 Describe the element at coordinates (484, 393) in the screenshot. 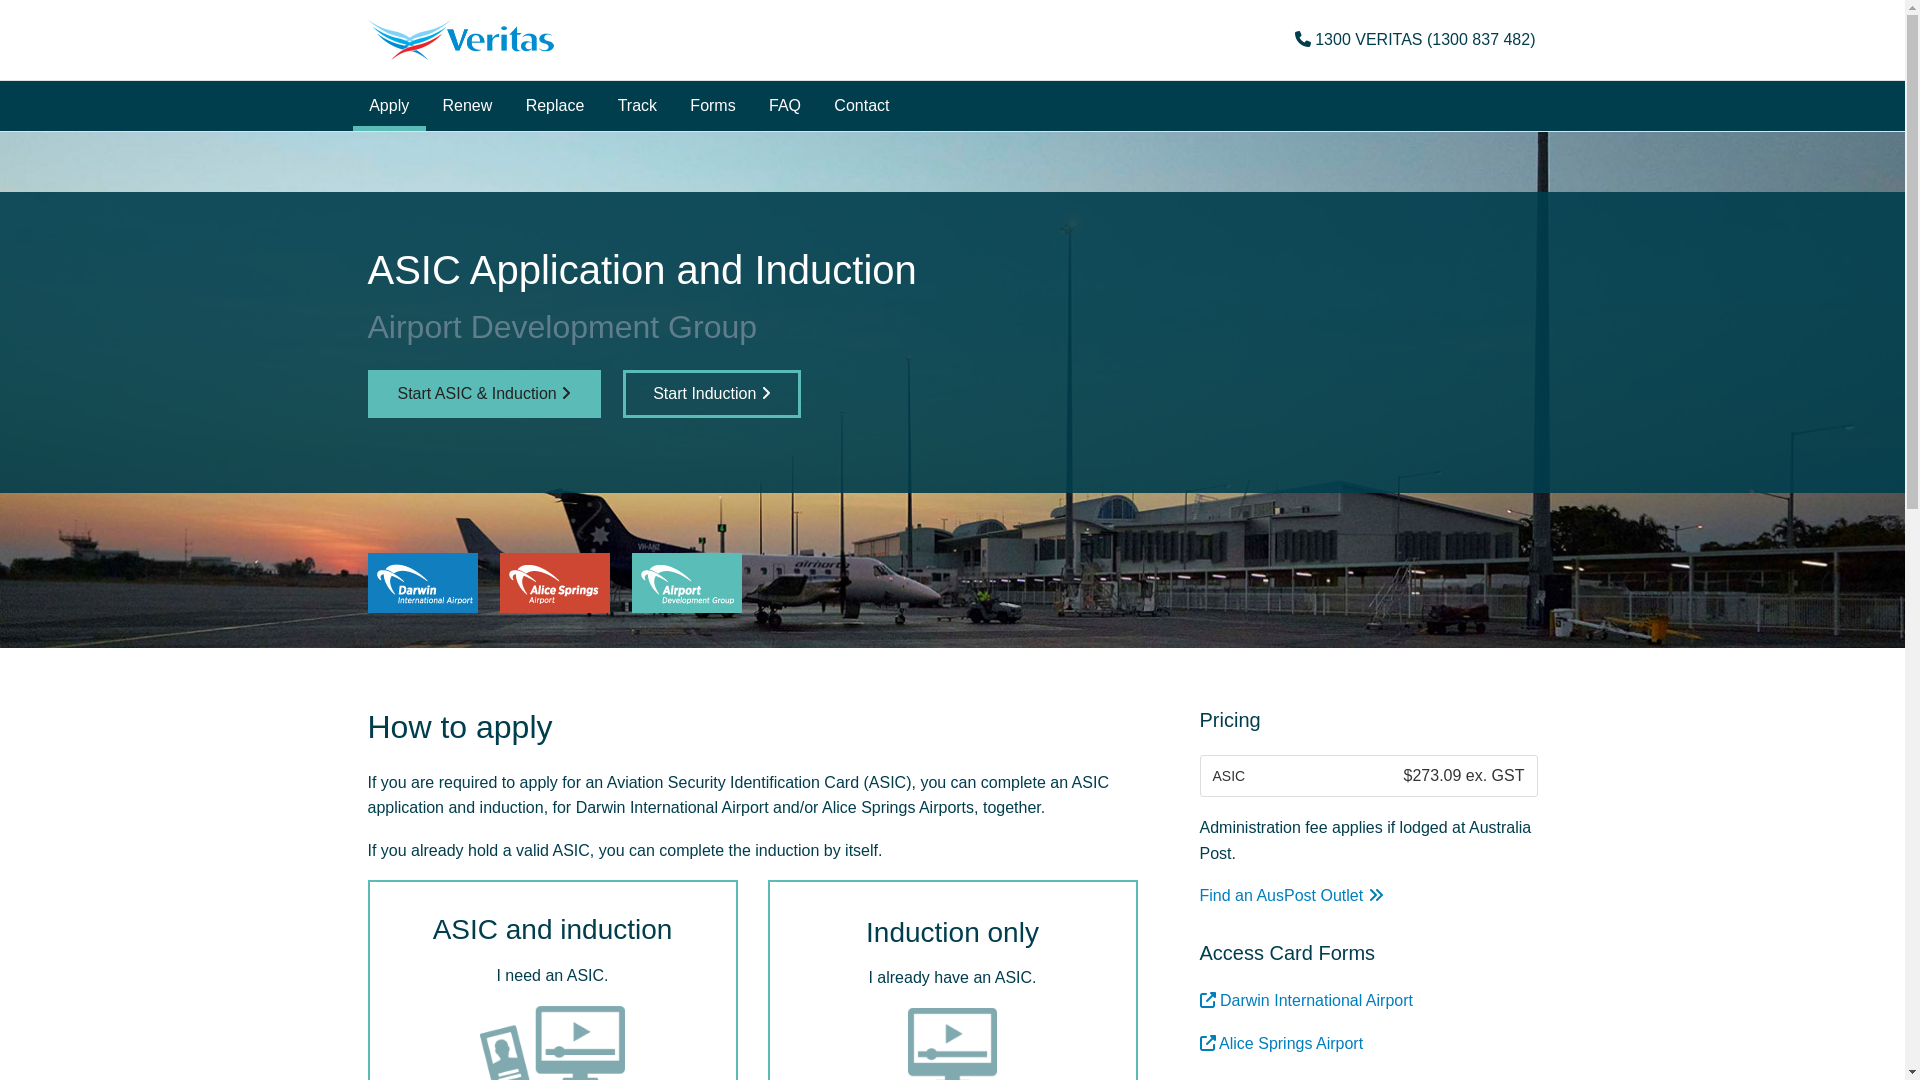

I see `'Start ASIC & Induction'` at that location.